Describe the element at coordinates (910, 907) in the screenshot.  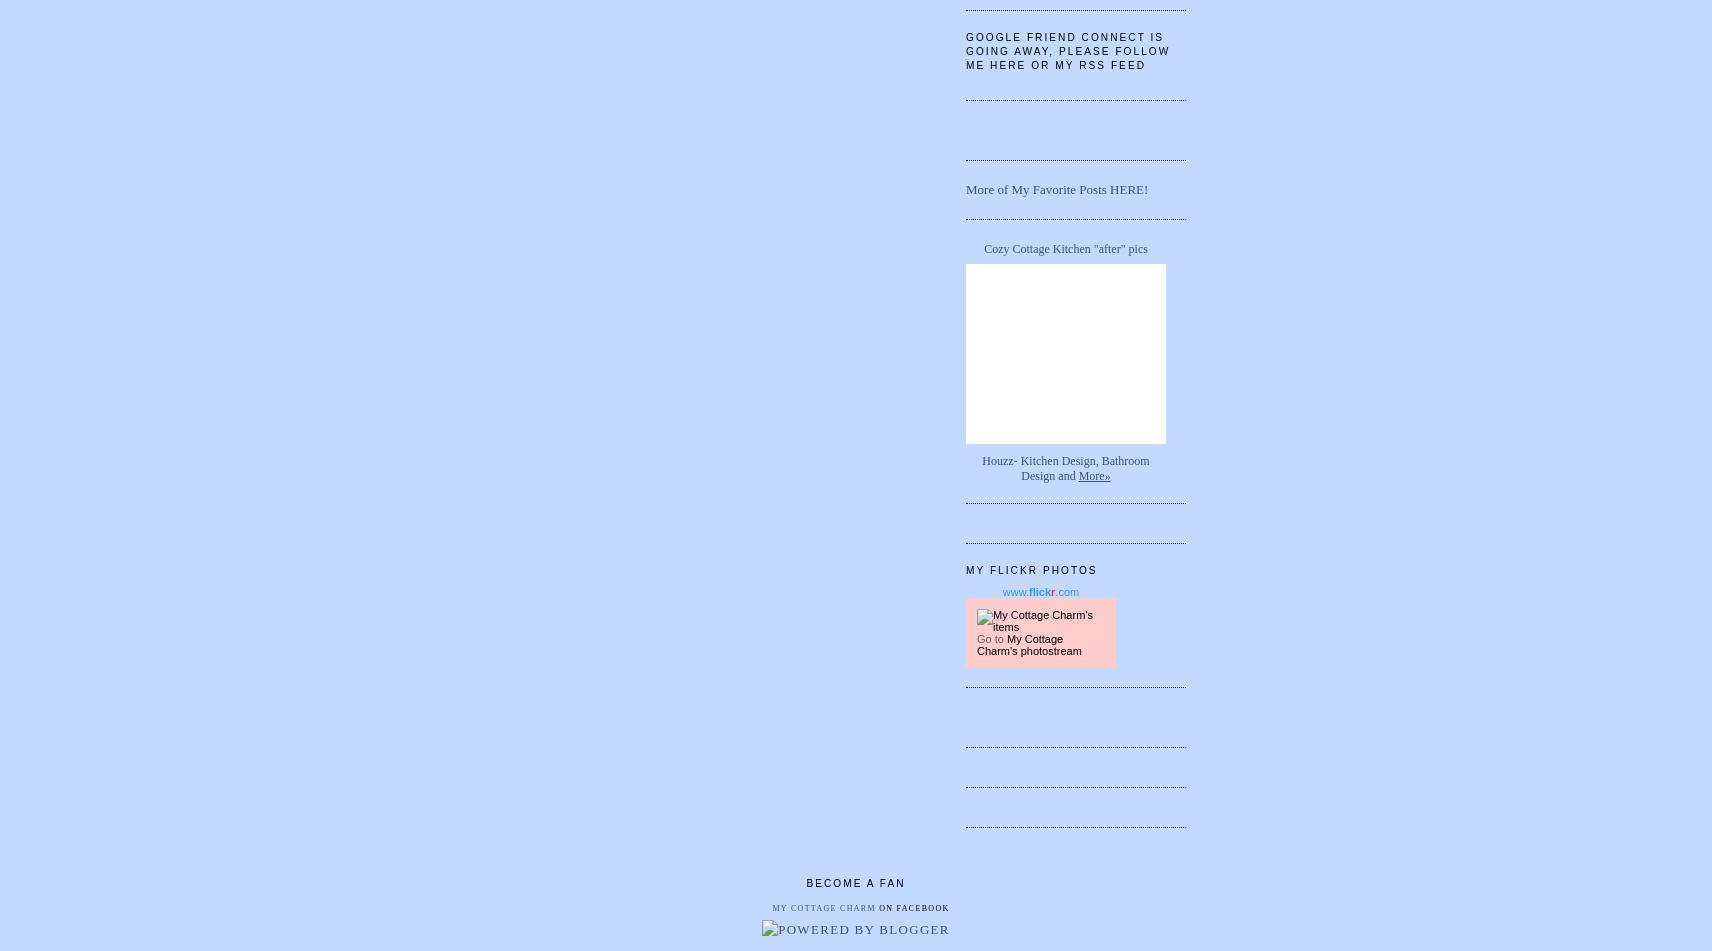
I see `'on Facebook'` at that location.